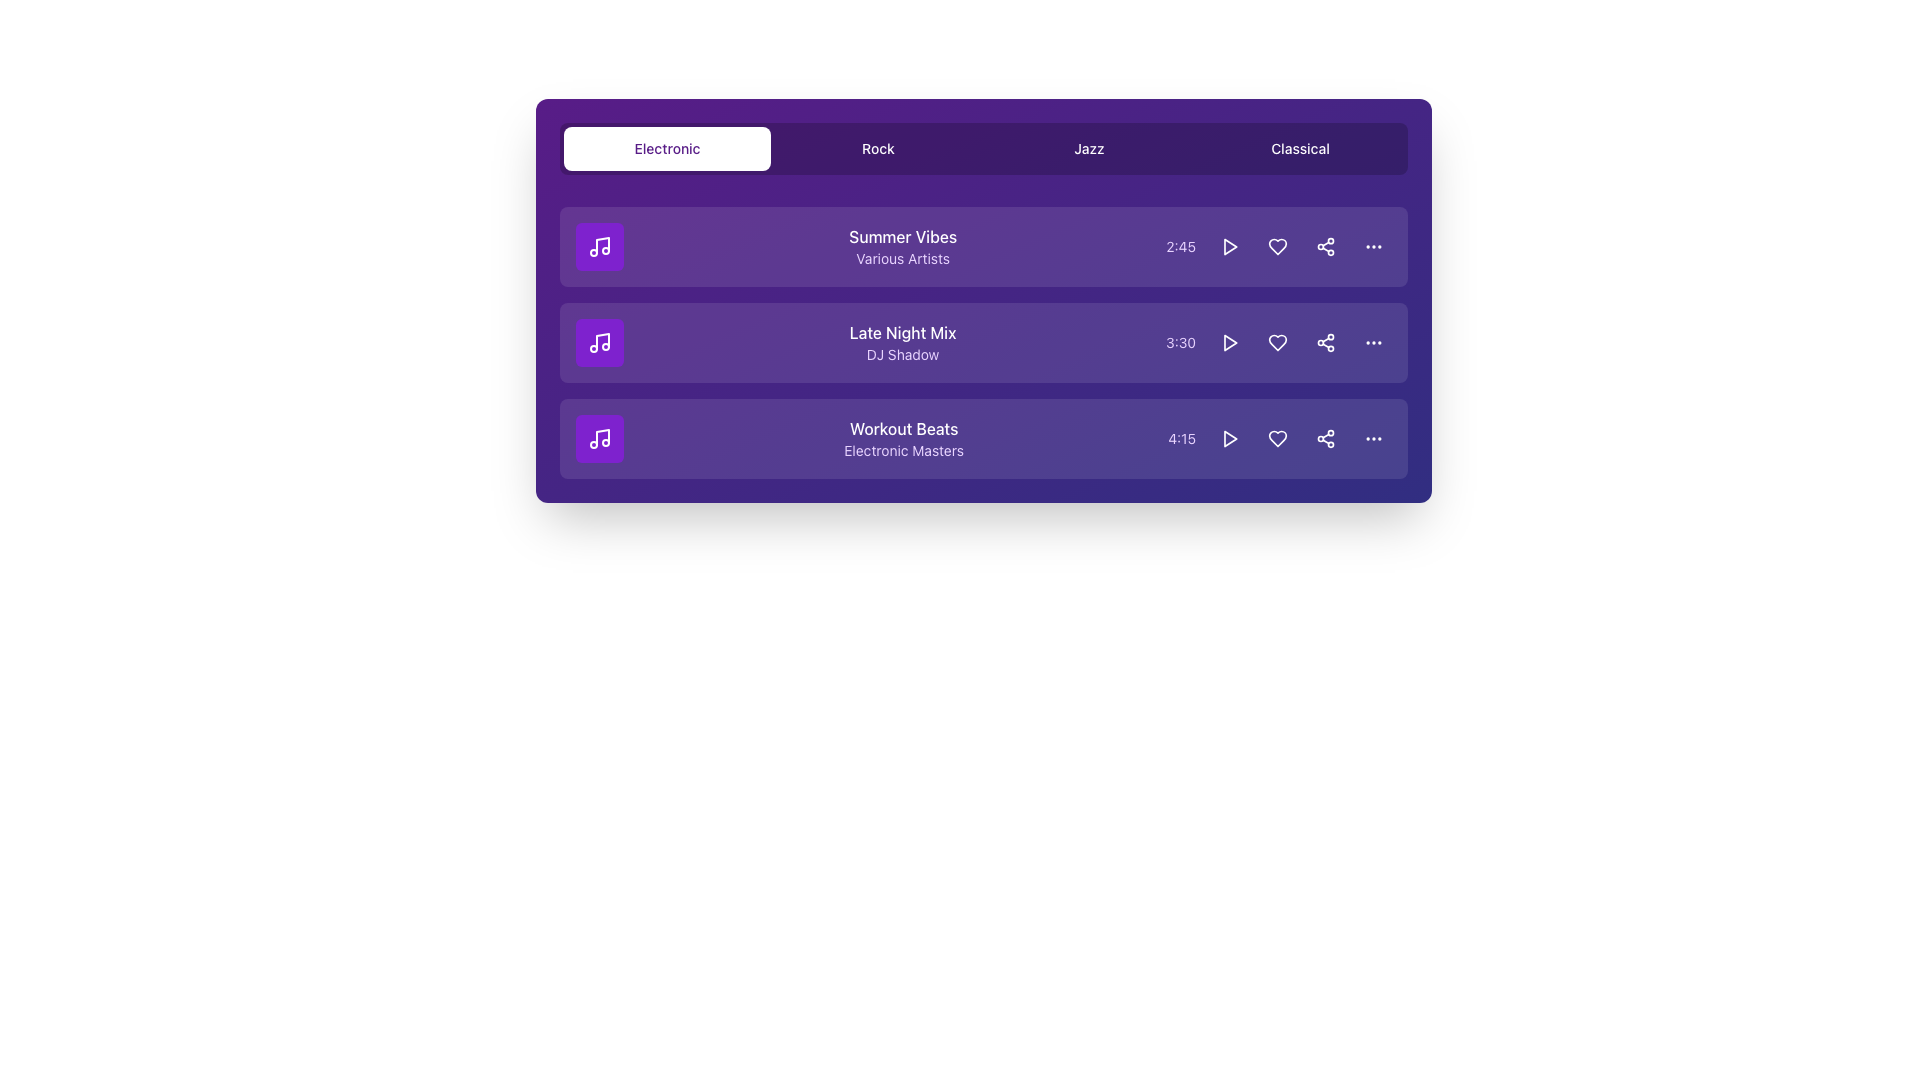 The image size is (1920, 1080). Describe the element at coordinates (1372, 245) in the screenshot. I see `the ellipsis menu icon, which consists of three horizontally spaced dots on a purple background` at that location.